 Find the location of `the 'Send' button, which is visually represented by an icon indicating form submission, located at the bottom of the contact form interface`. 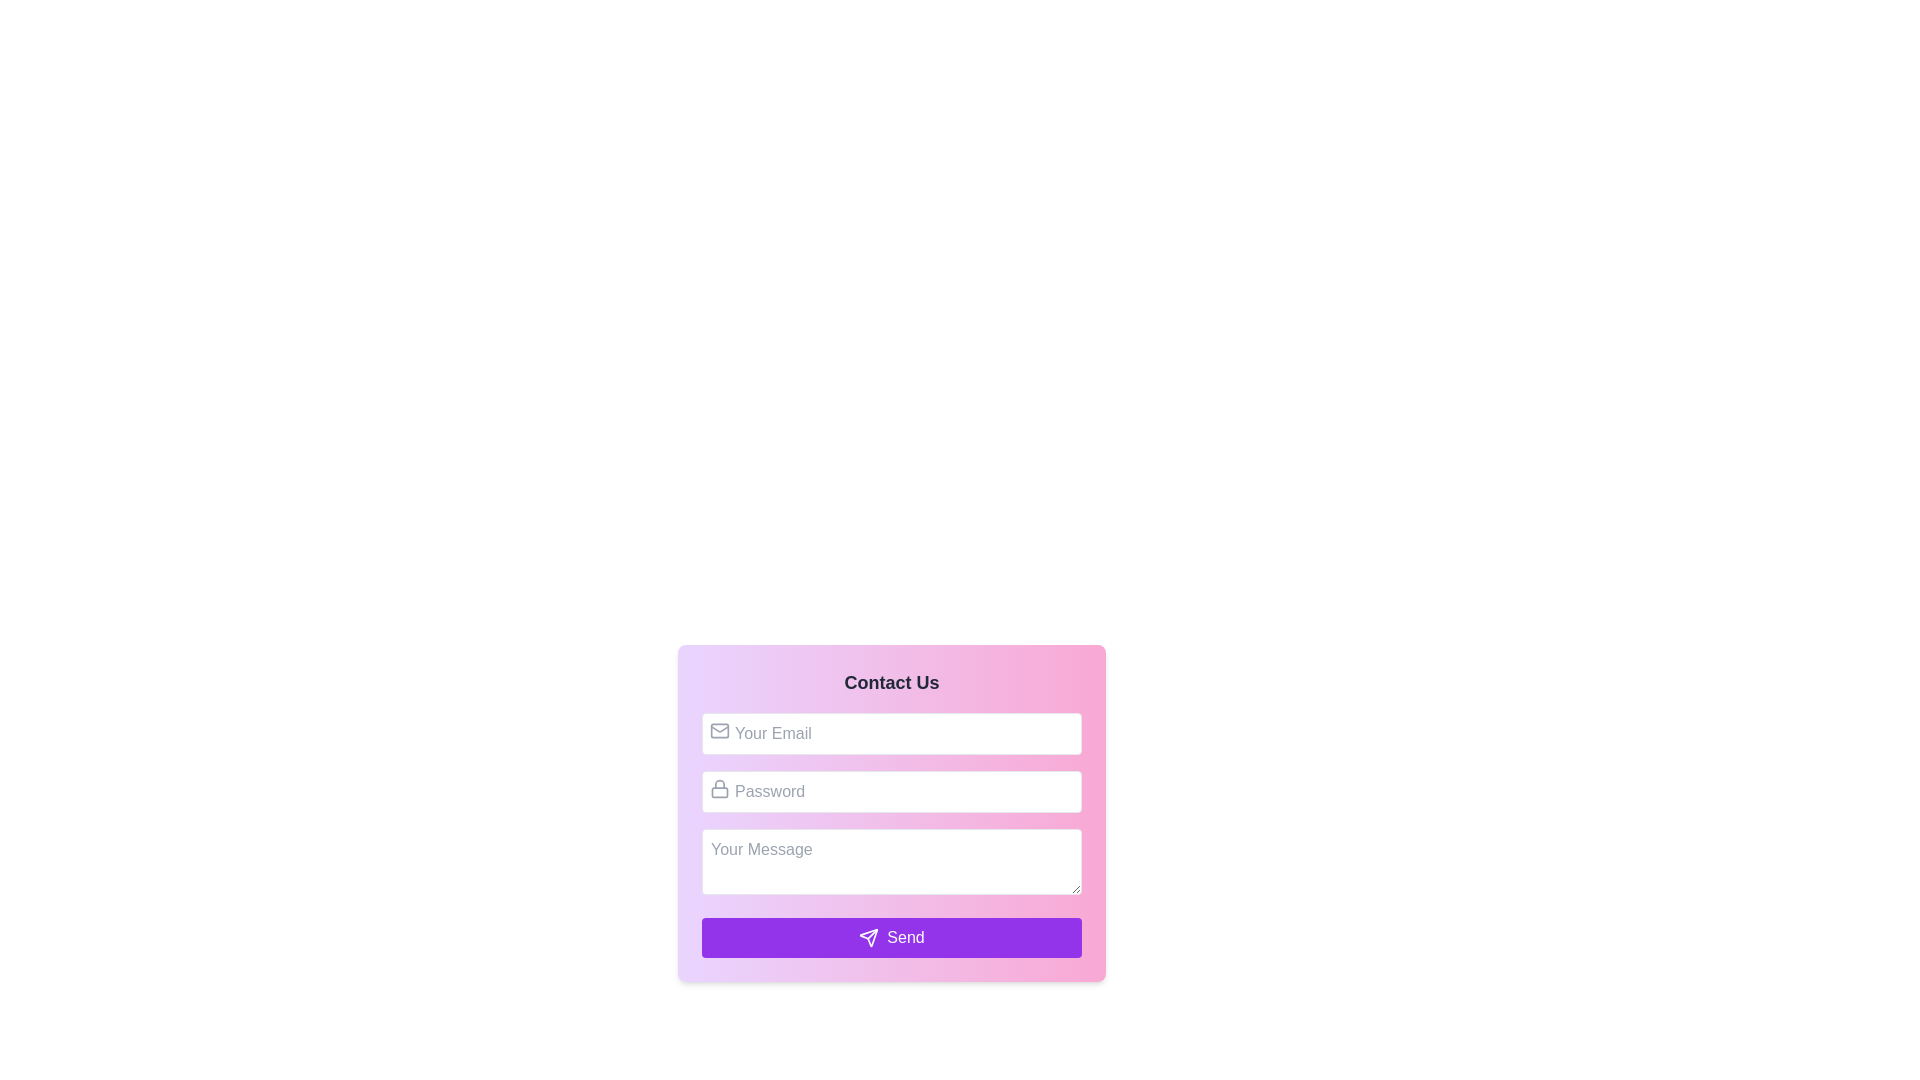

the 'Send' button, which is visually represented by an icon indicating form submission, located at the bottom of the contact form interface is located at coordinates (869, 937).